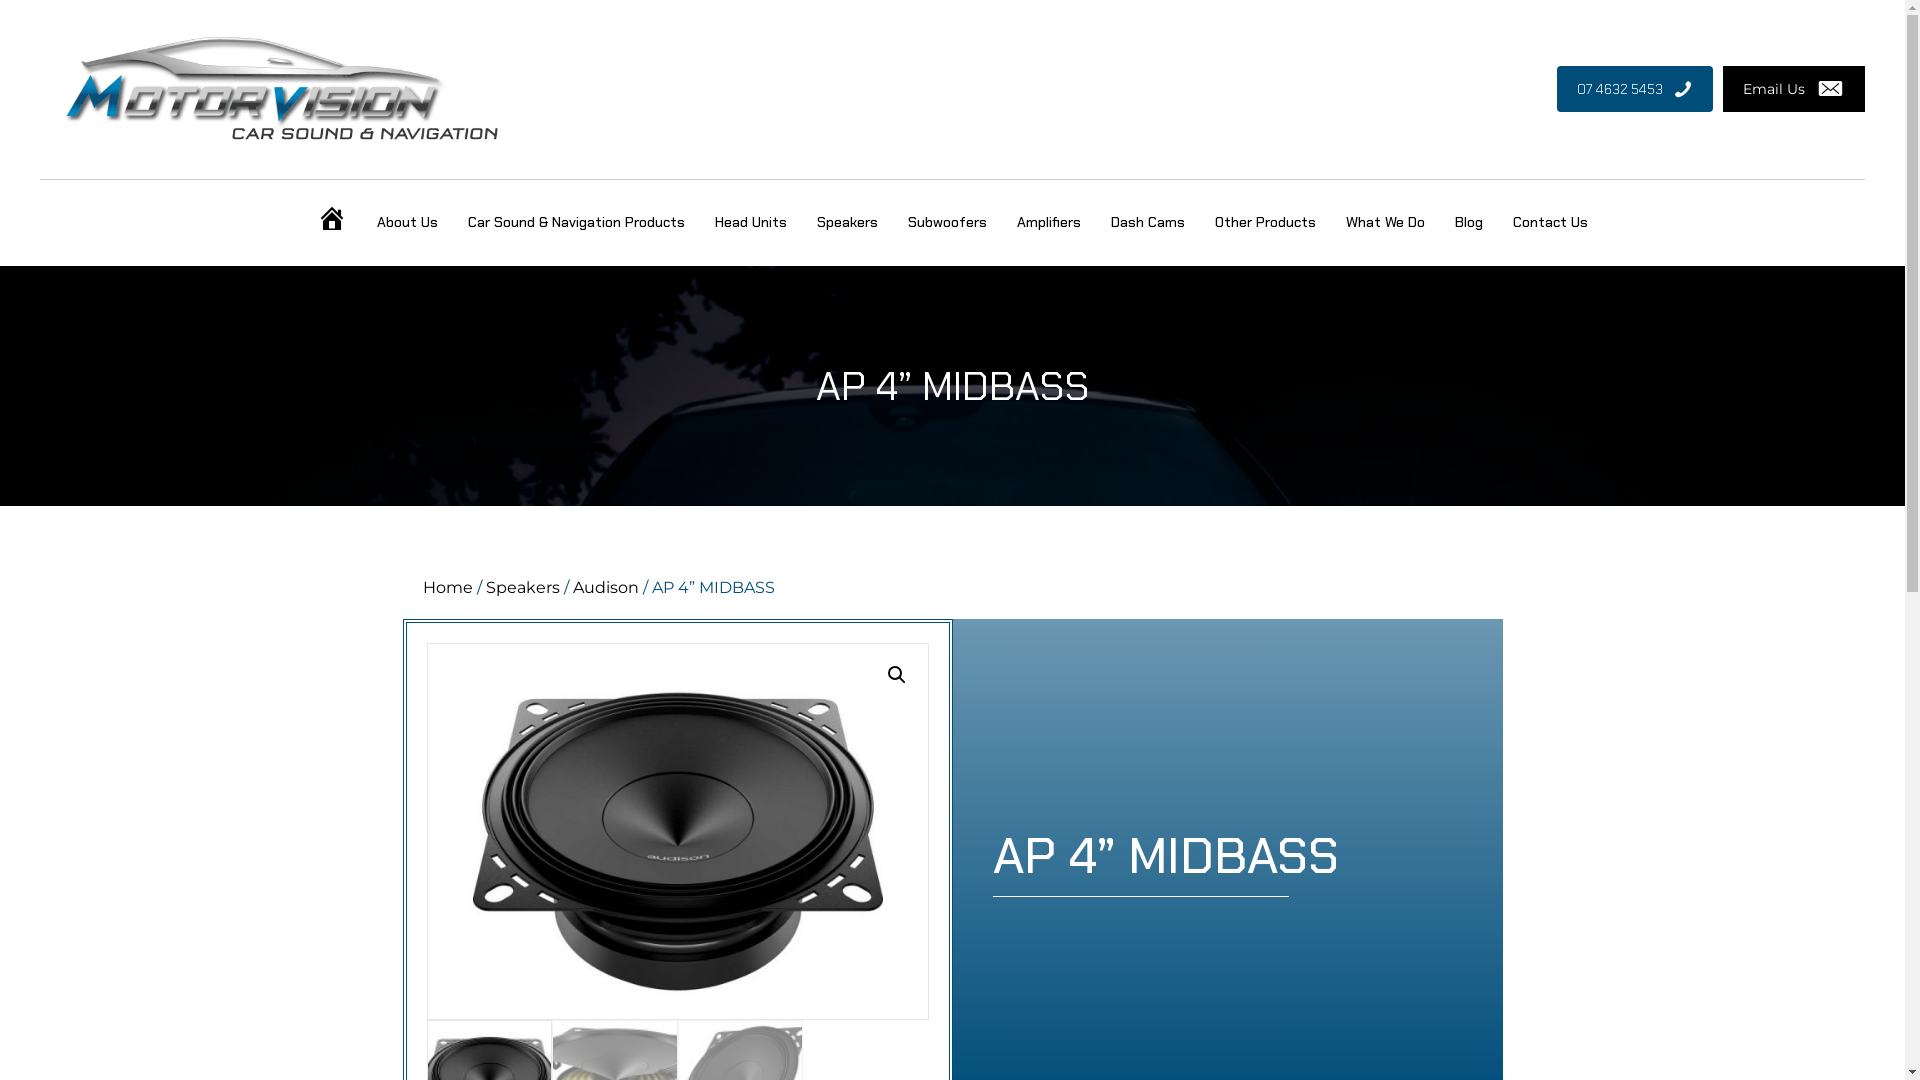  Describe the element at coordinates (445, 586) in the screenshot. I see `'Home'` at that location.